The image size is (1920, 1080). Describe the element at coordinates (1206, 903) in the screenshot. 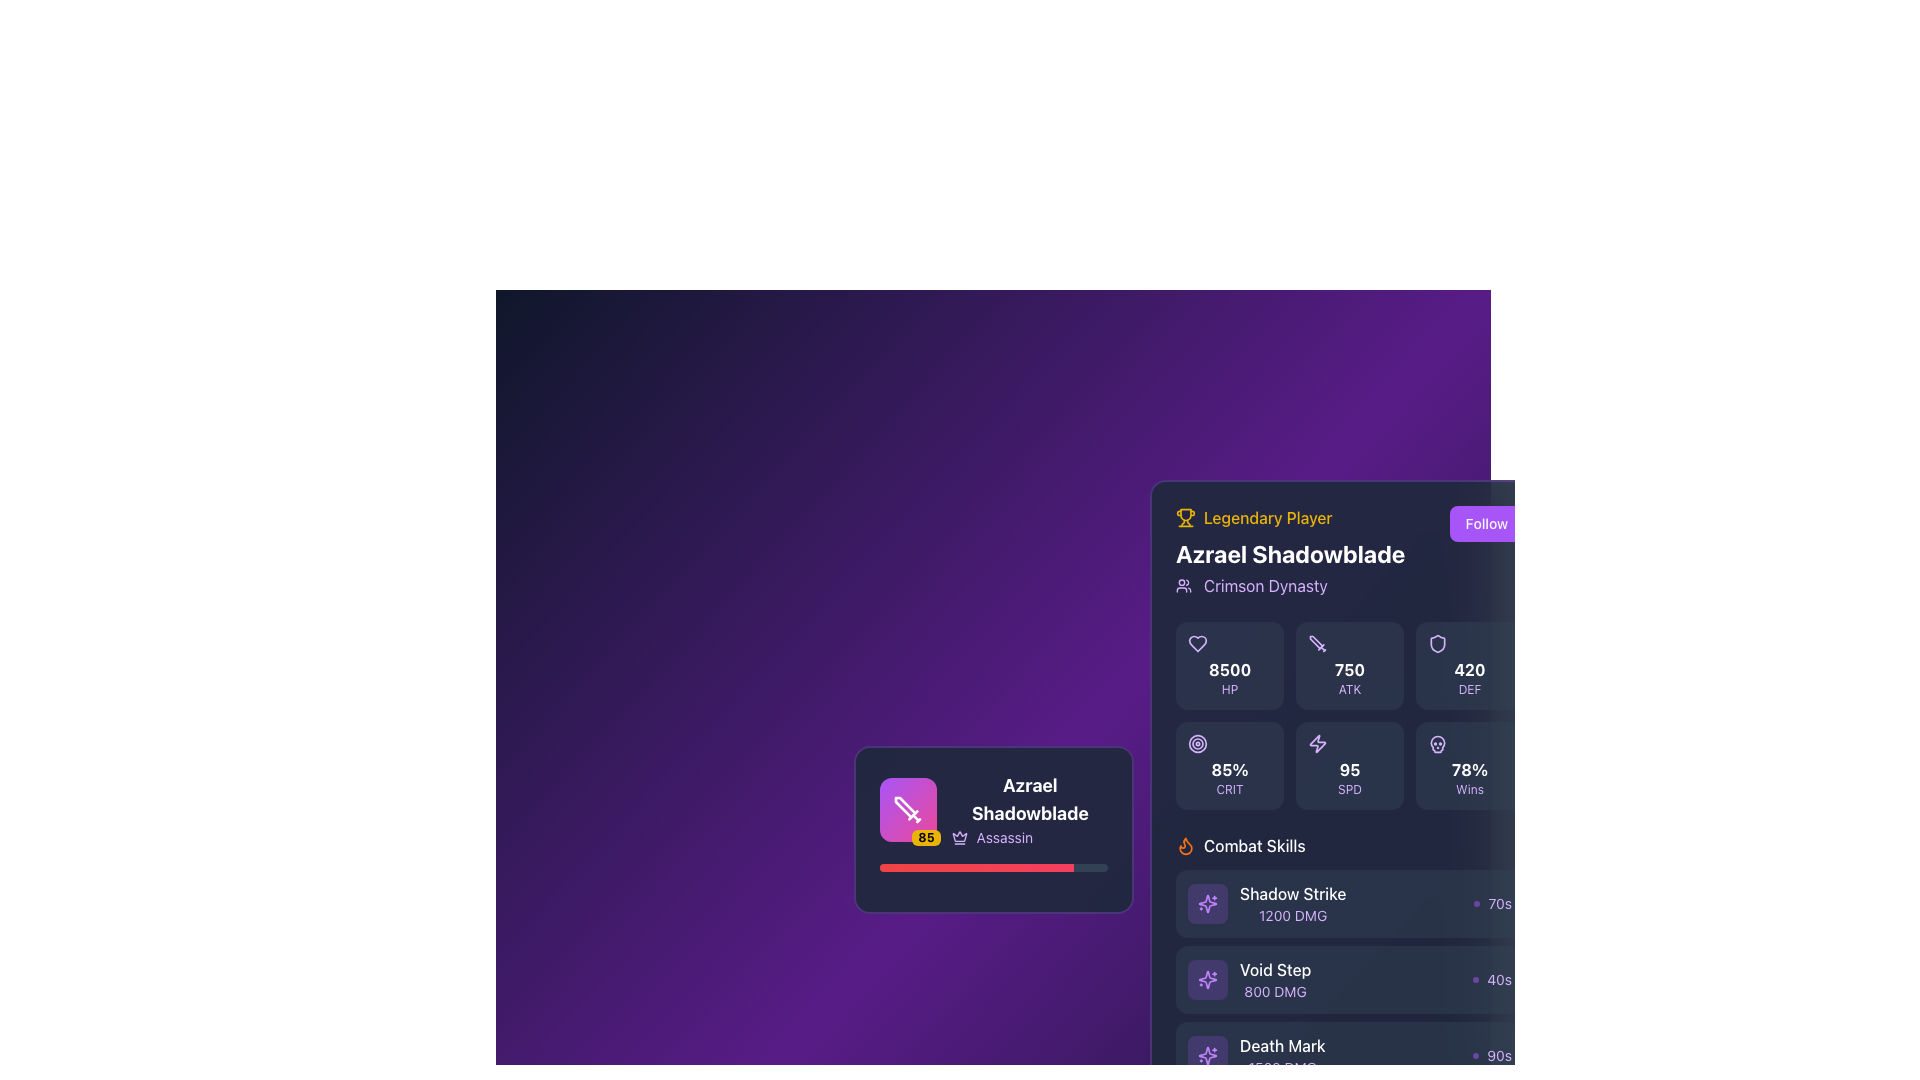

I see `the star-like icon with a purple hue located in the lower-mid region of the sidebar, characterized by its starburst-like design` at that location.